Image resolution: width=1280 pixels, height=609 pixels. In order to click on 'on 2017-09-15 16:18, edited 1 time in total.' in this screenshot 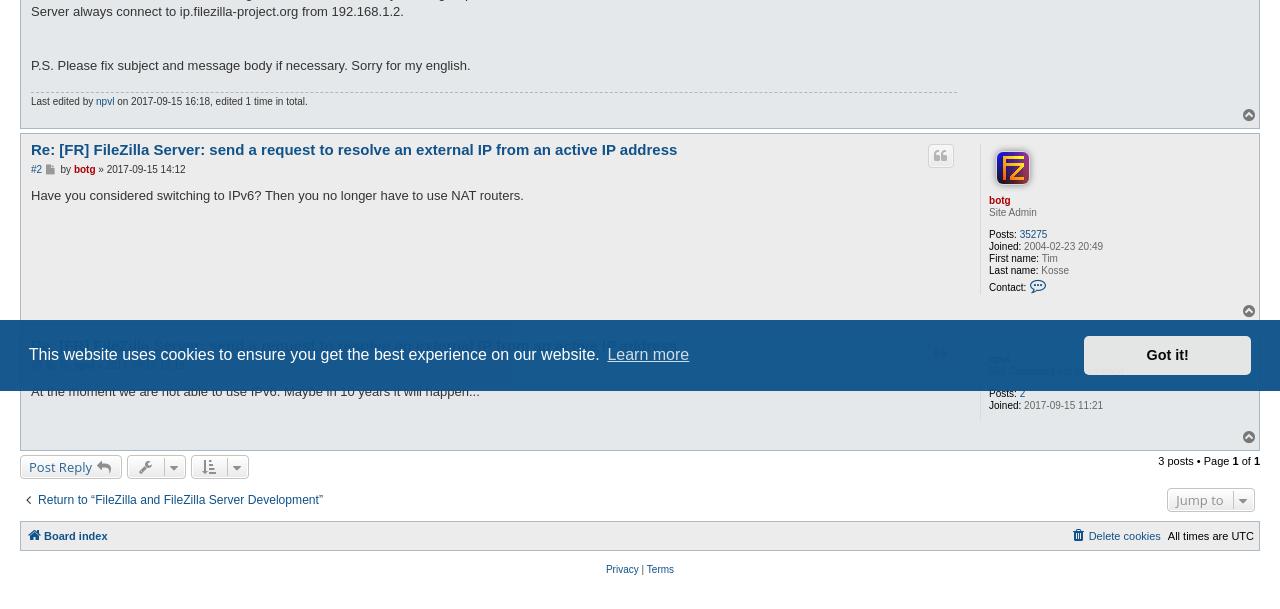, I will do `click(210, 100)`.